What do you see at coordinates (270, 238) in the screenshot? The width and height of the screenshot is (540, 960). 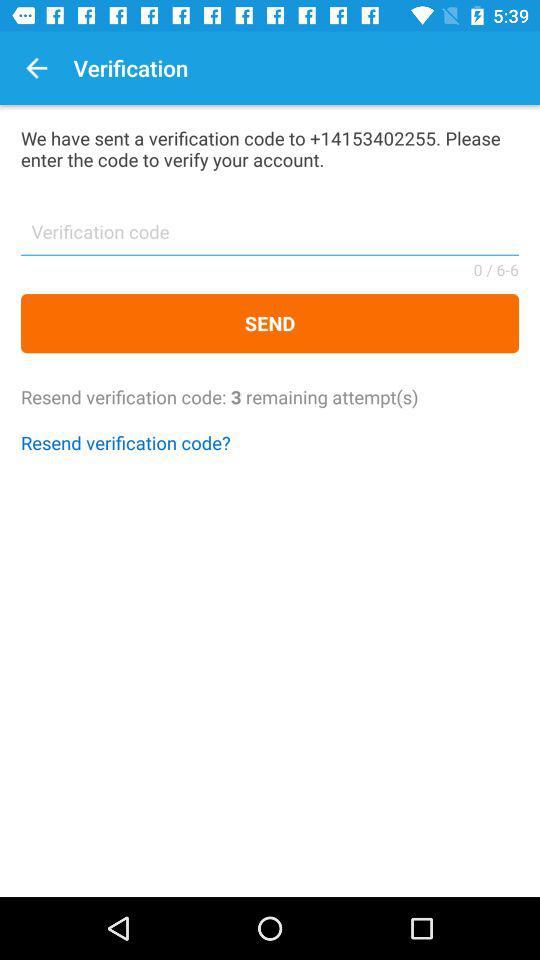 I see `verification code` at bounding box center [270, 238].